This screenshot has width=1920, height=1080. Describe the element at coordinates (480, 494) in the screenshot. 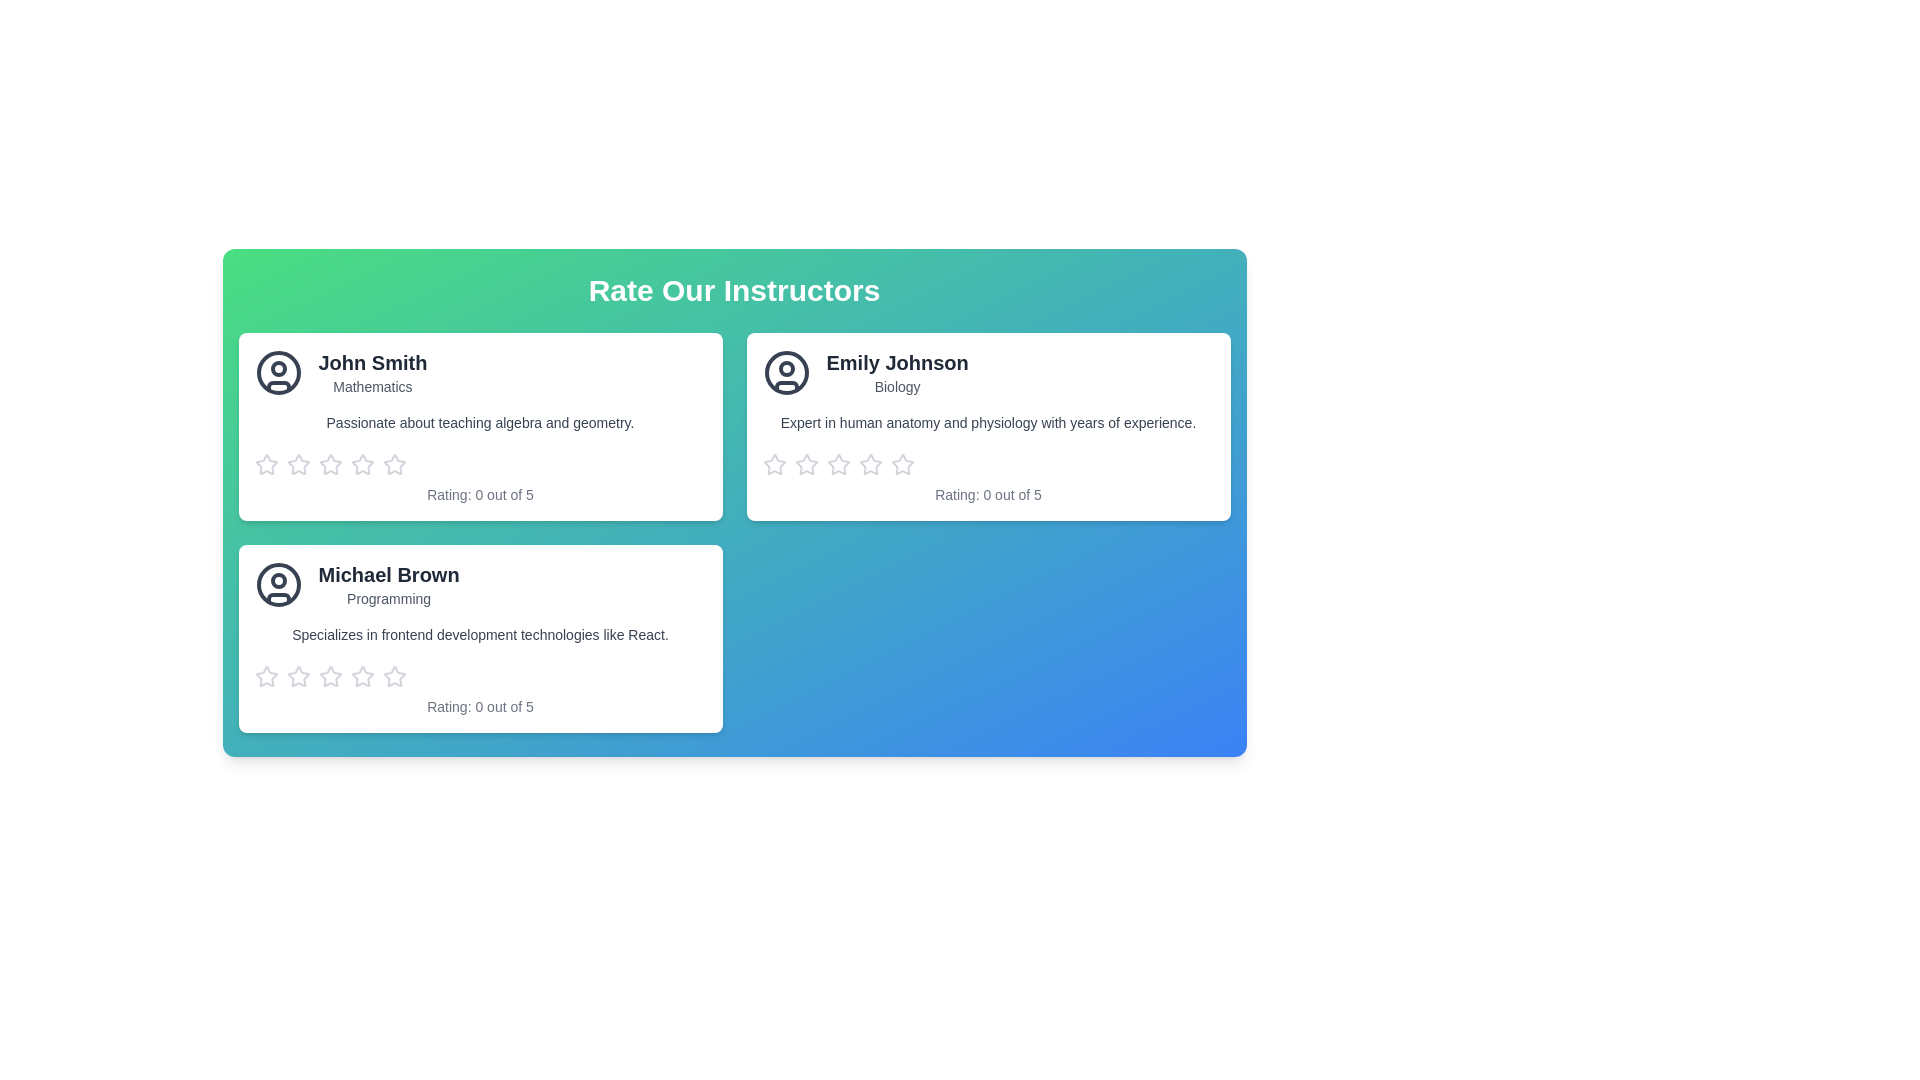

I see `the text label indicating the current rating of 'John Smith', located below the star rating icons in the bottom section of his card` at that location.